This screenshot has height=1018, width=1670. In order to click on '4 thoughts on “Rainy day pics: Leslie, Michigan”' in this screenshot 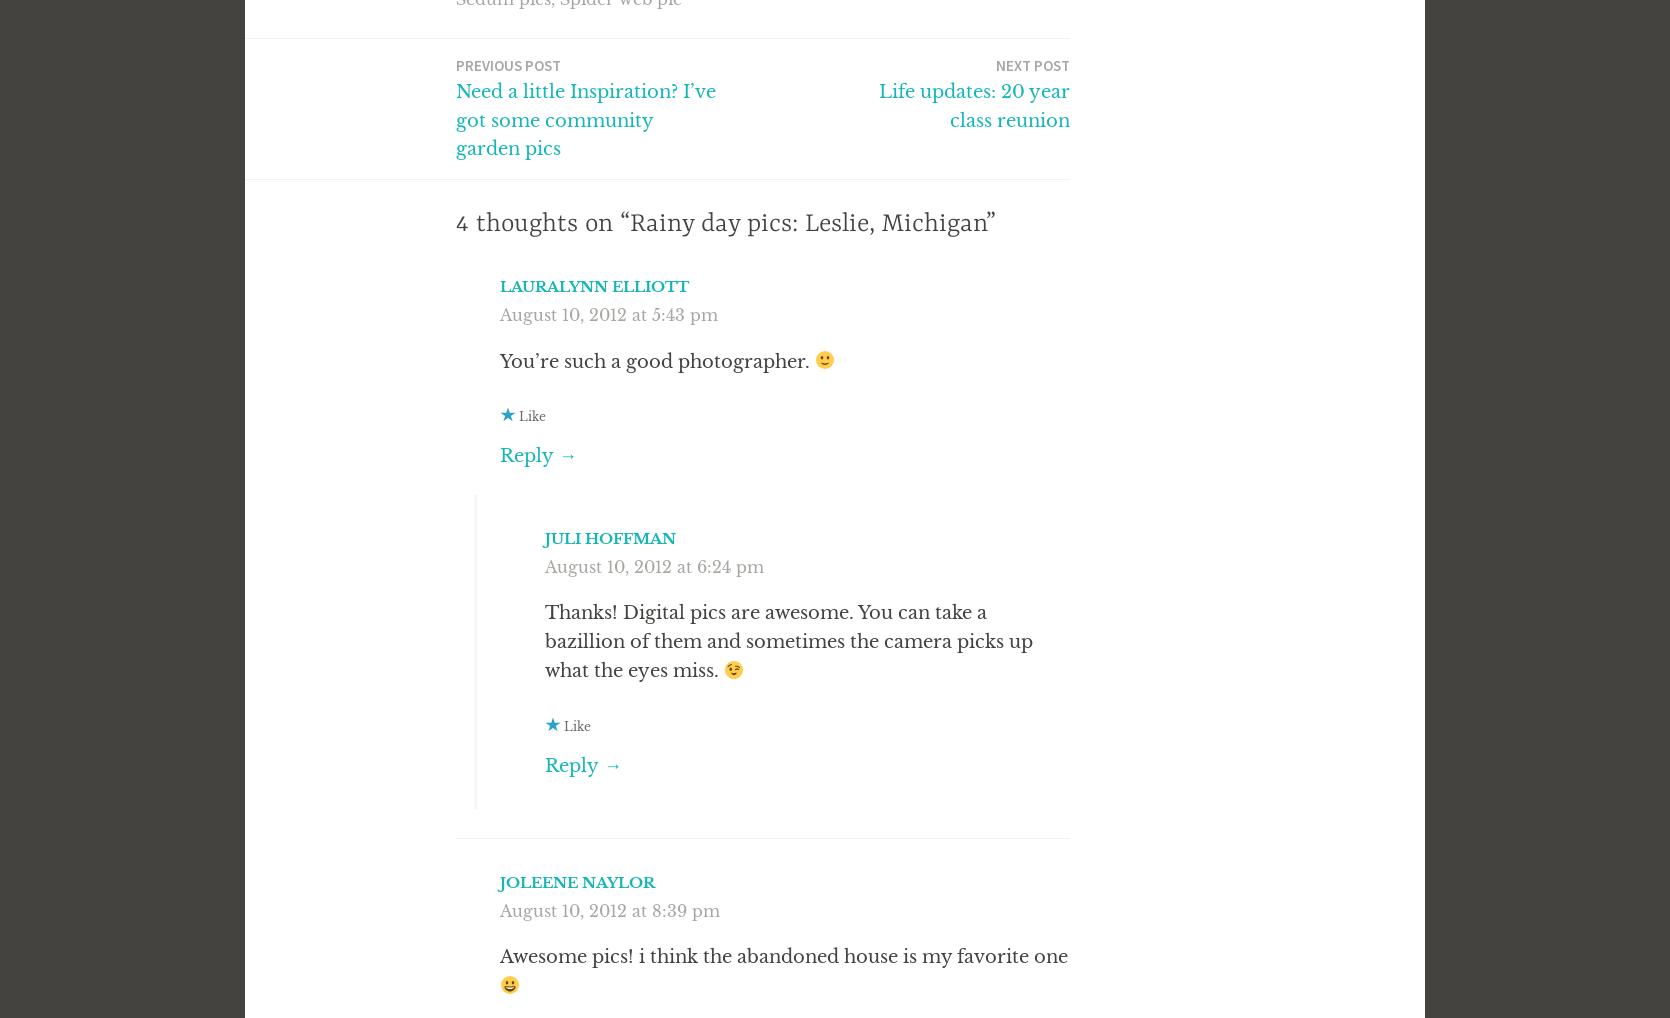, I will do `click(455, 223)`.